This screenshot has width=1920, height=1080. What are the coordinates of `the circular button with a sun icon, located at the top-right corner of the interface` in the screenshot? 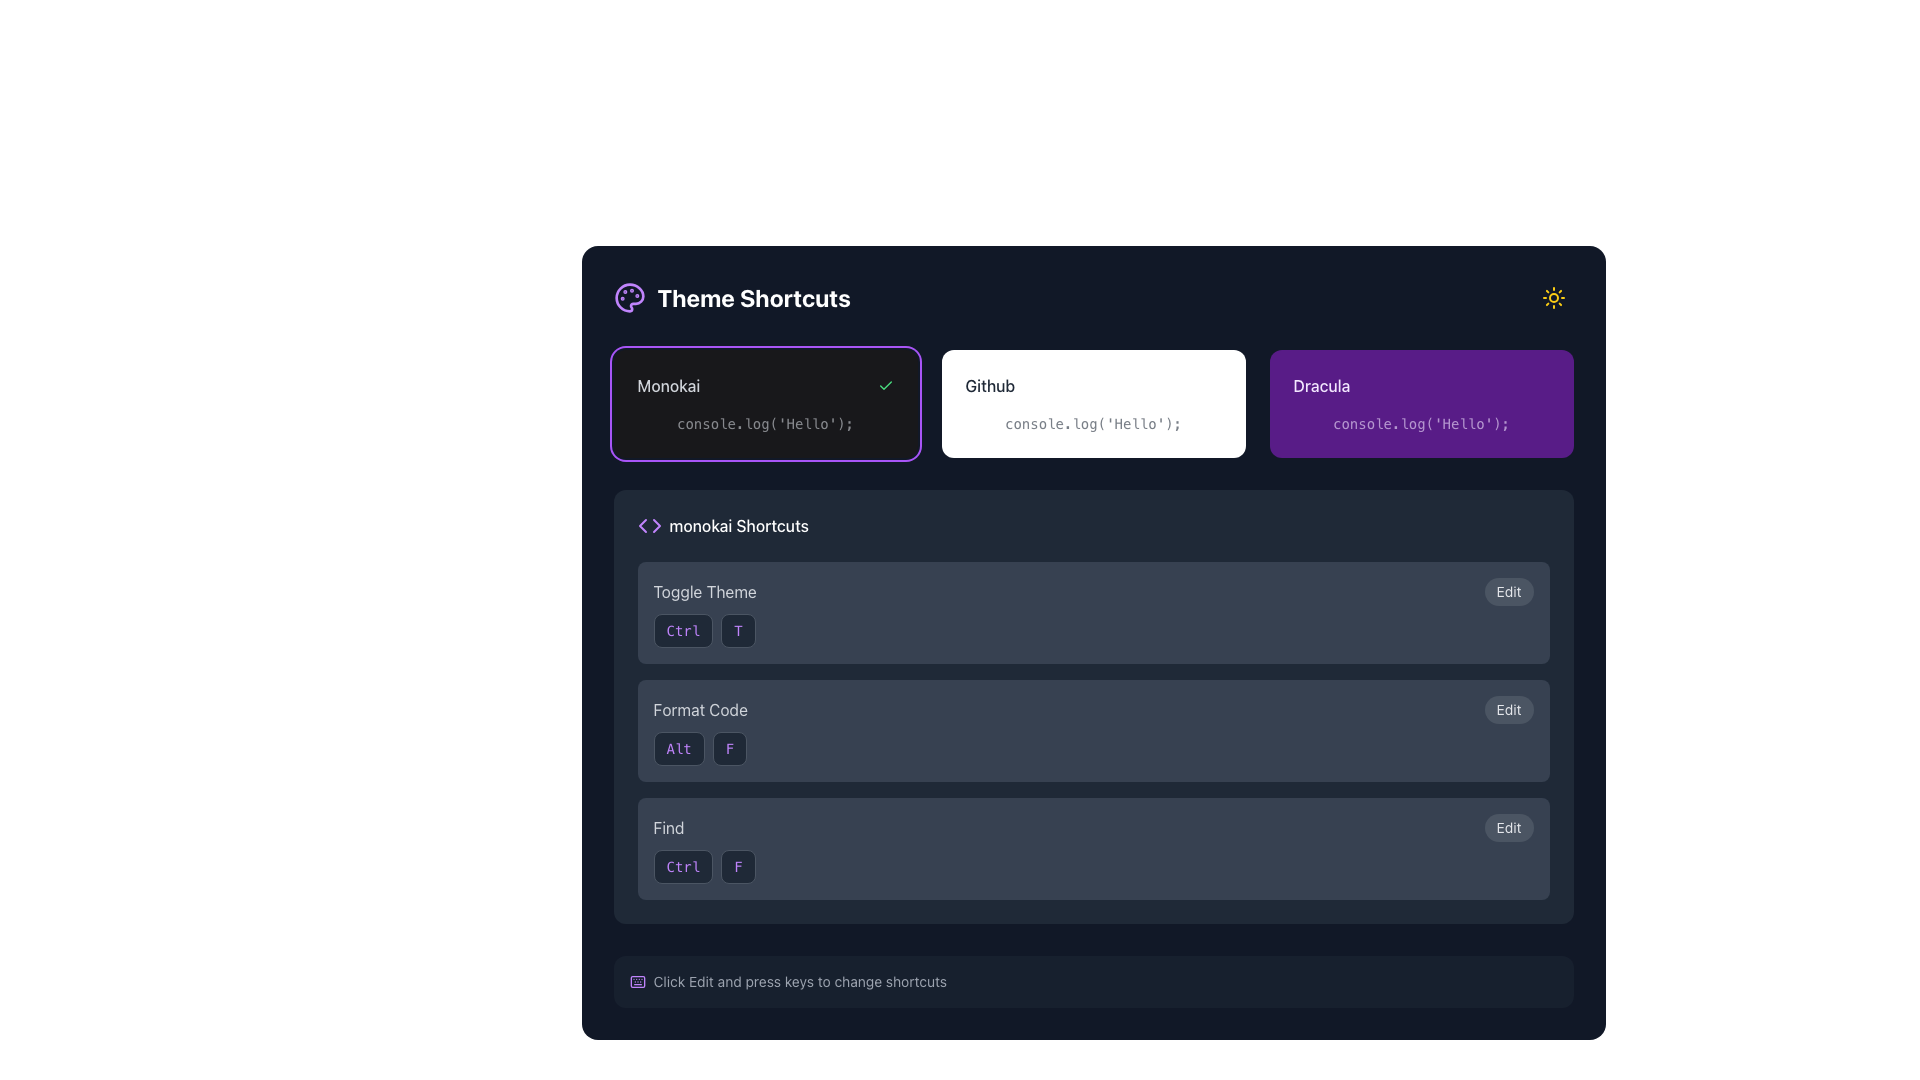 It's located at (1552, 297).